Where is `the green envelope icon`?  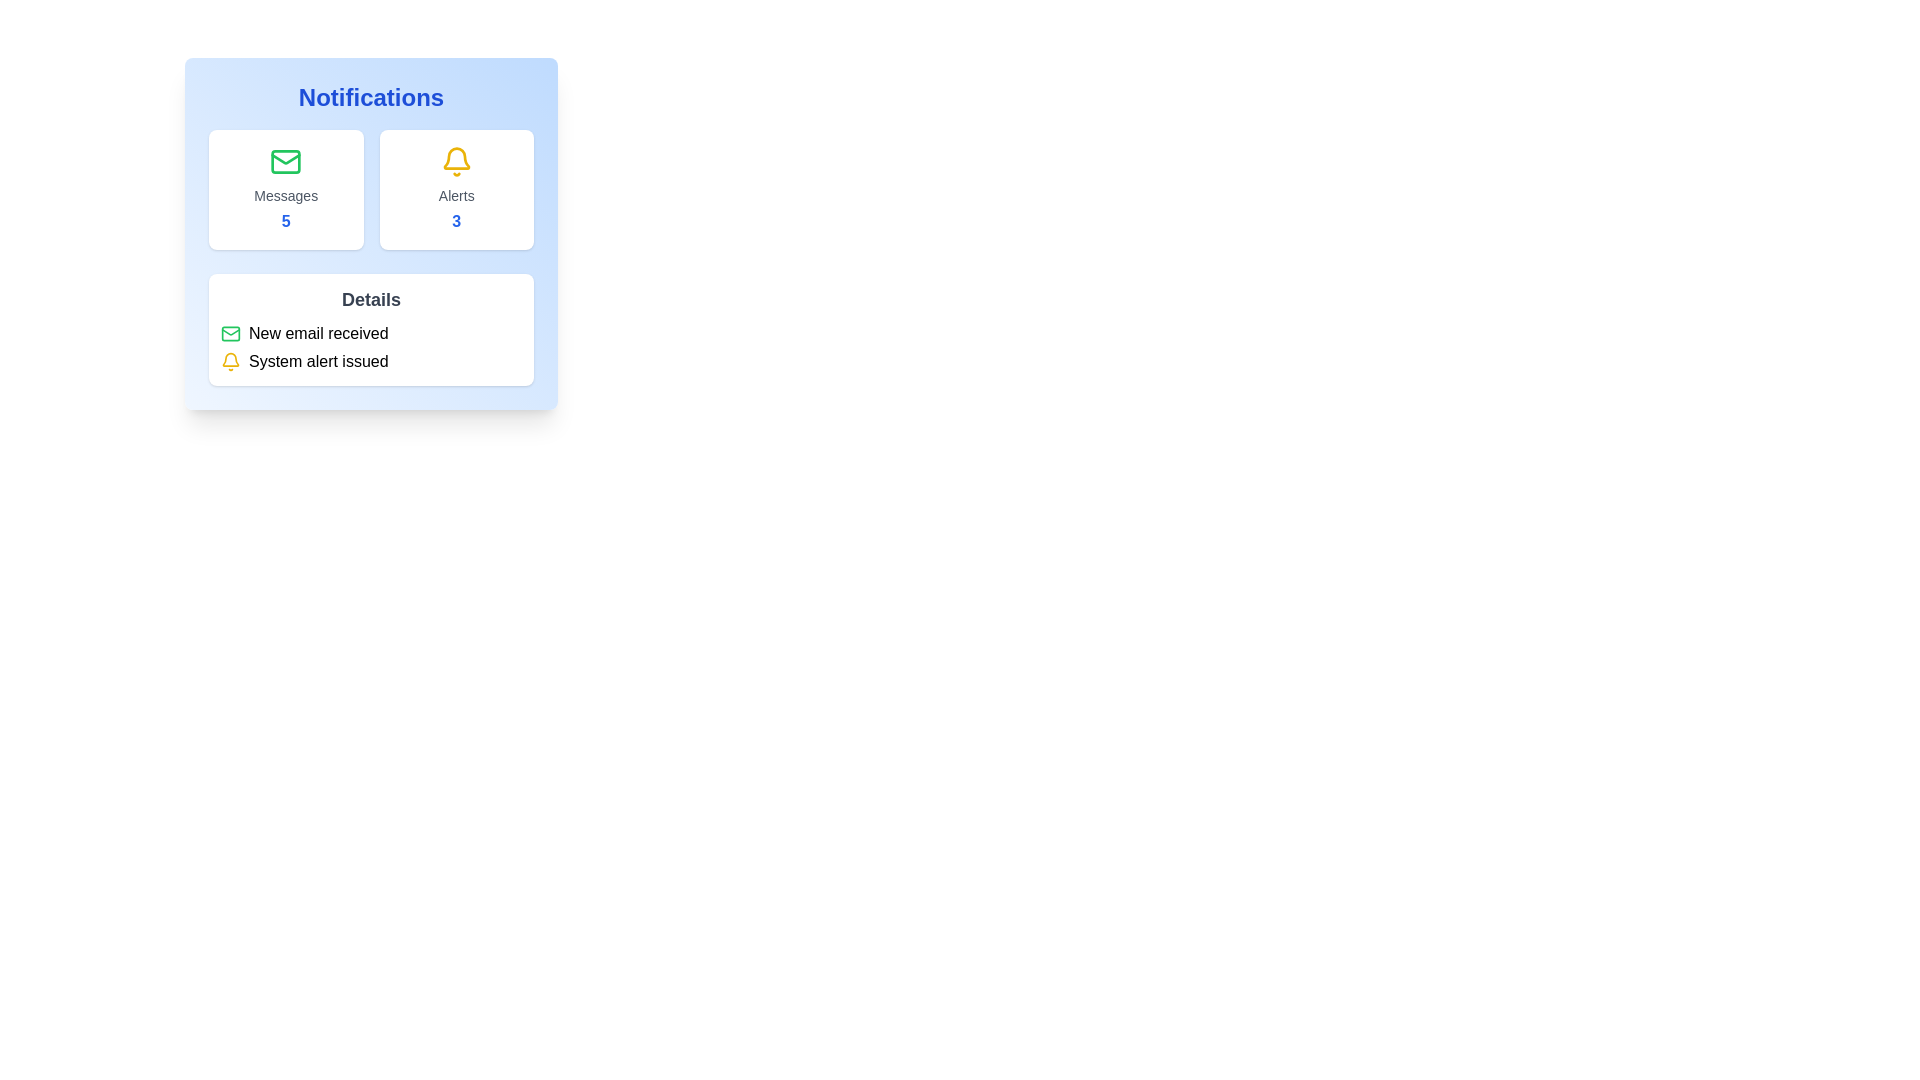
the green envelope icon is located at coordinates (285, 161).